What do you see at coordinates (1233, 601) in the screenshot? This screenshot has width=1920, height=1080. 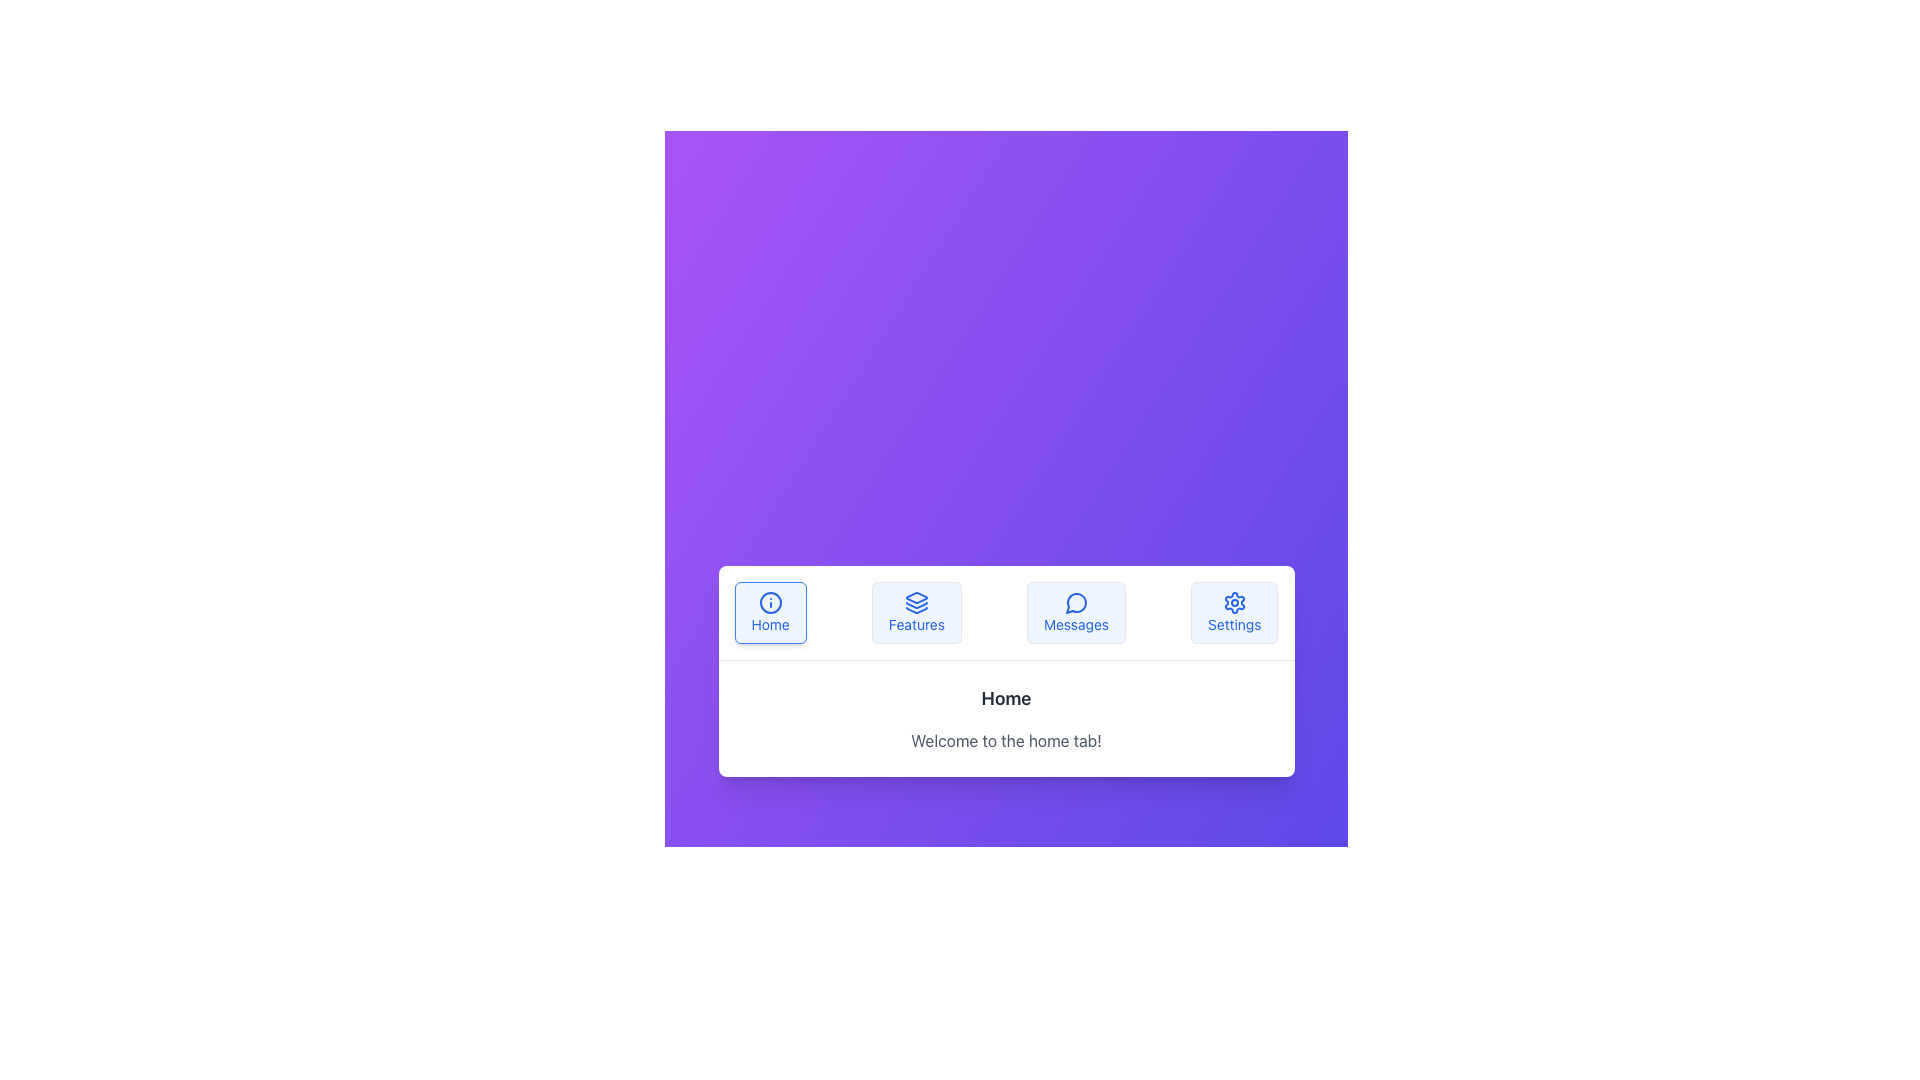 I see `the SVG graphical icon representing settings or configurations located in the 'Settings' tab` at bounding box center [1233, 601].